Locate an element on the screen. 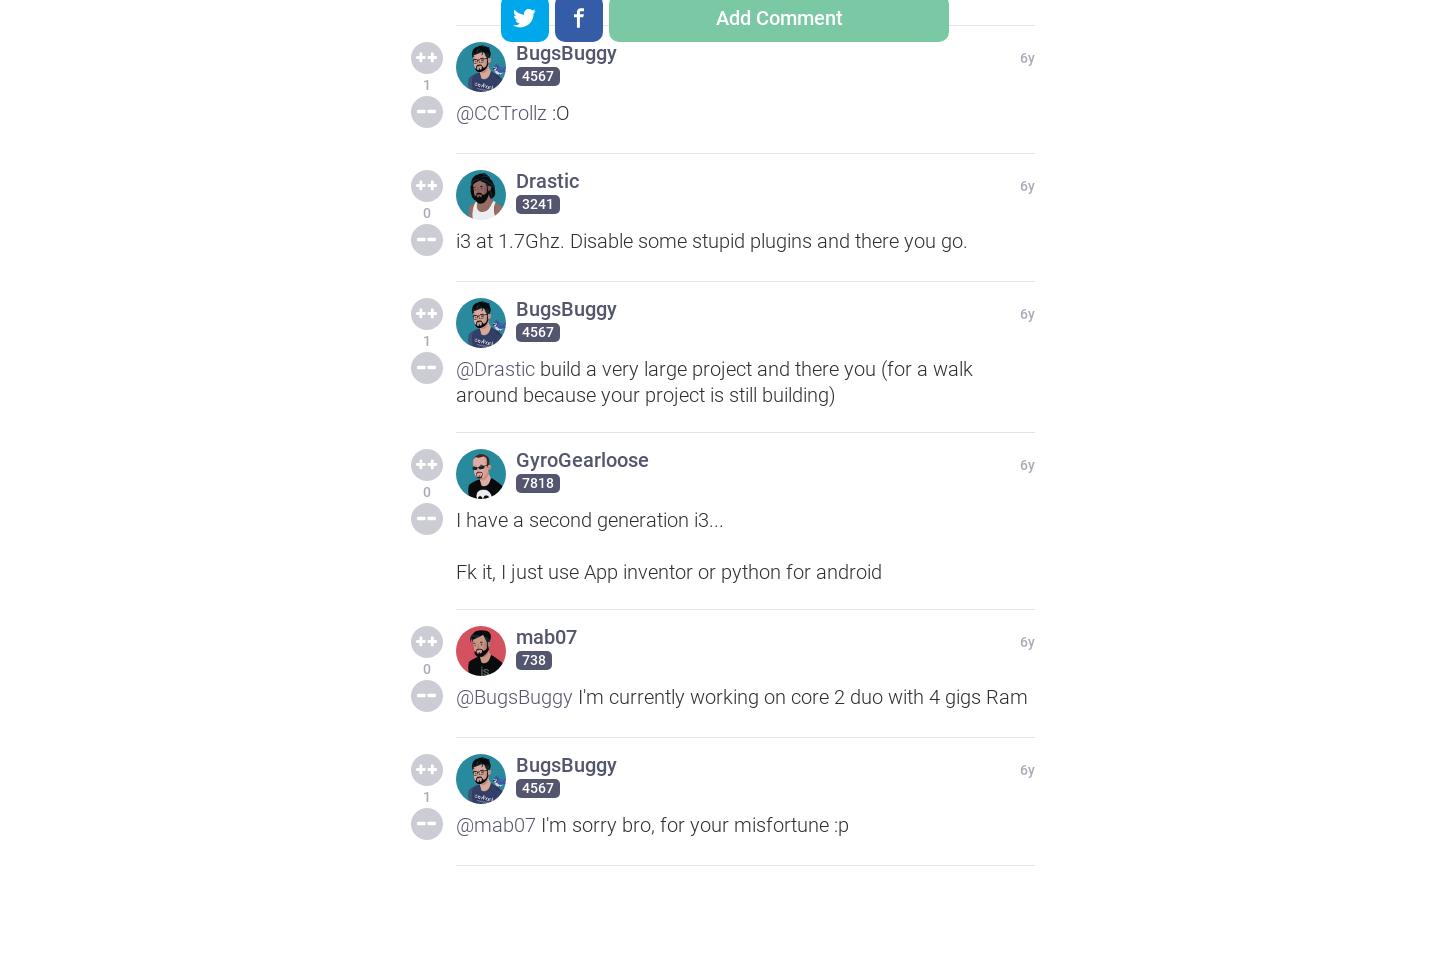 Image resolution: width=1450 pixels, height=969 pixels. '@BugsBuggy' is located at coordinates (514, 695).